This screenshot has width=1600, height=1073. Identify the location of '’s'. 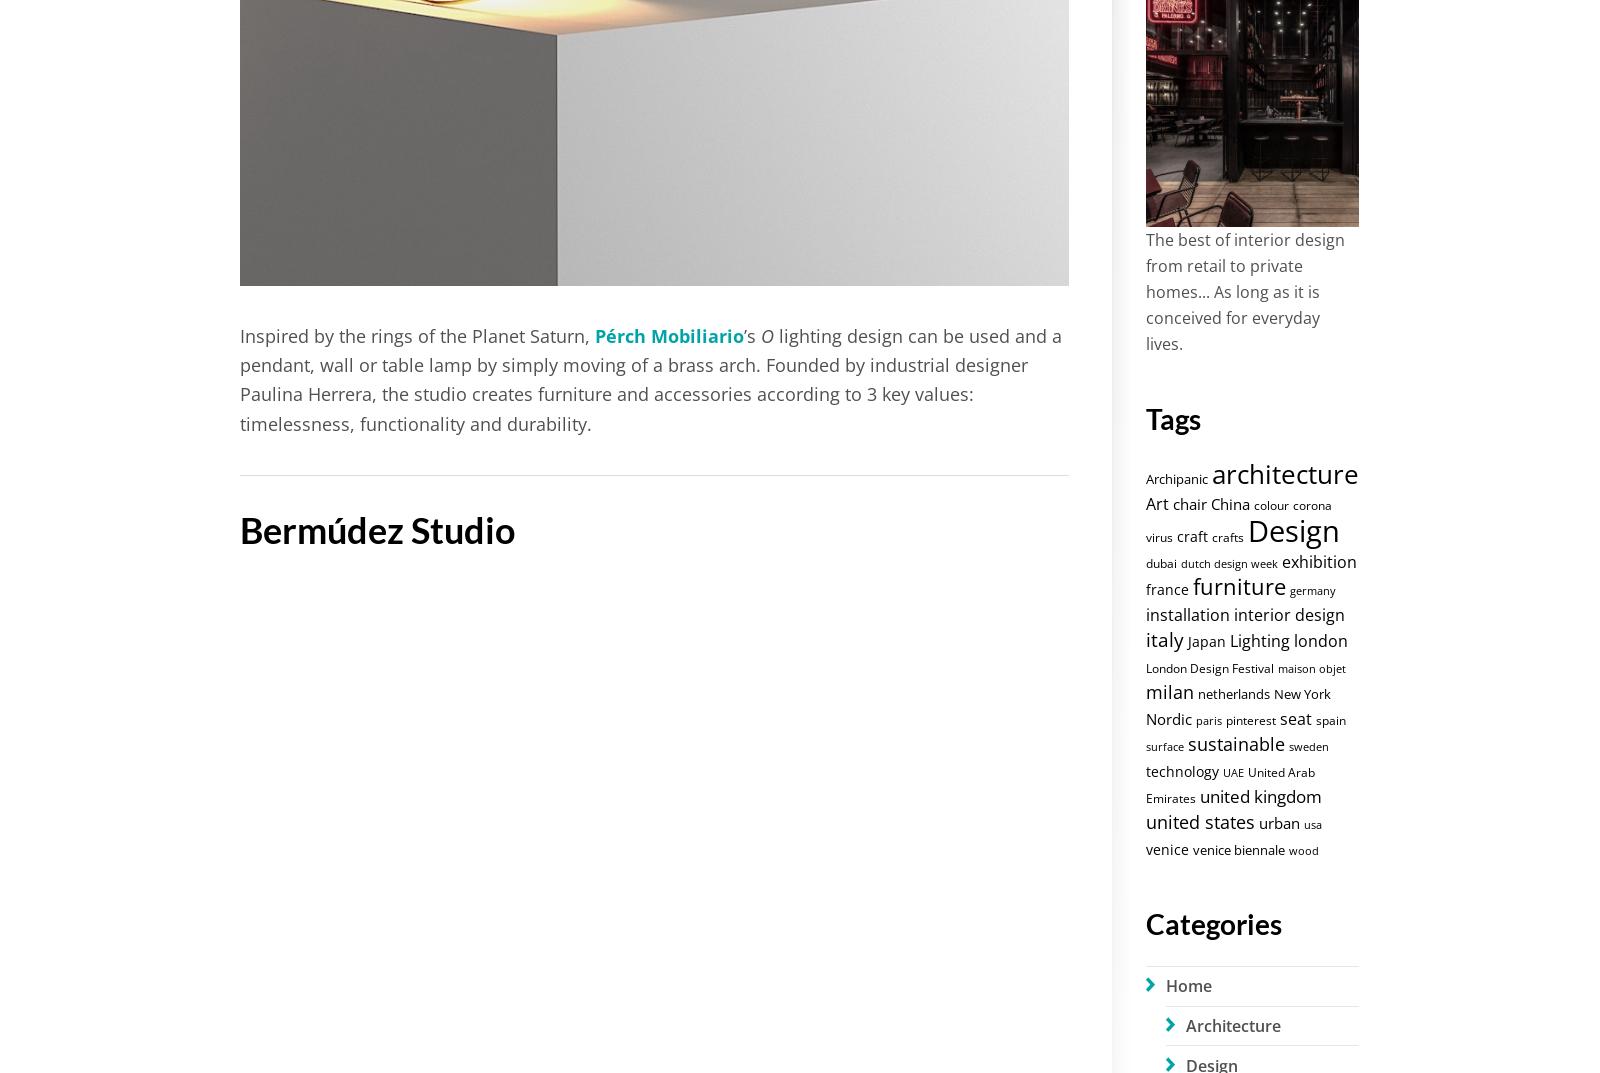
(752, 334).